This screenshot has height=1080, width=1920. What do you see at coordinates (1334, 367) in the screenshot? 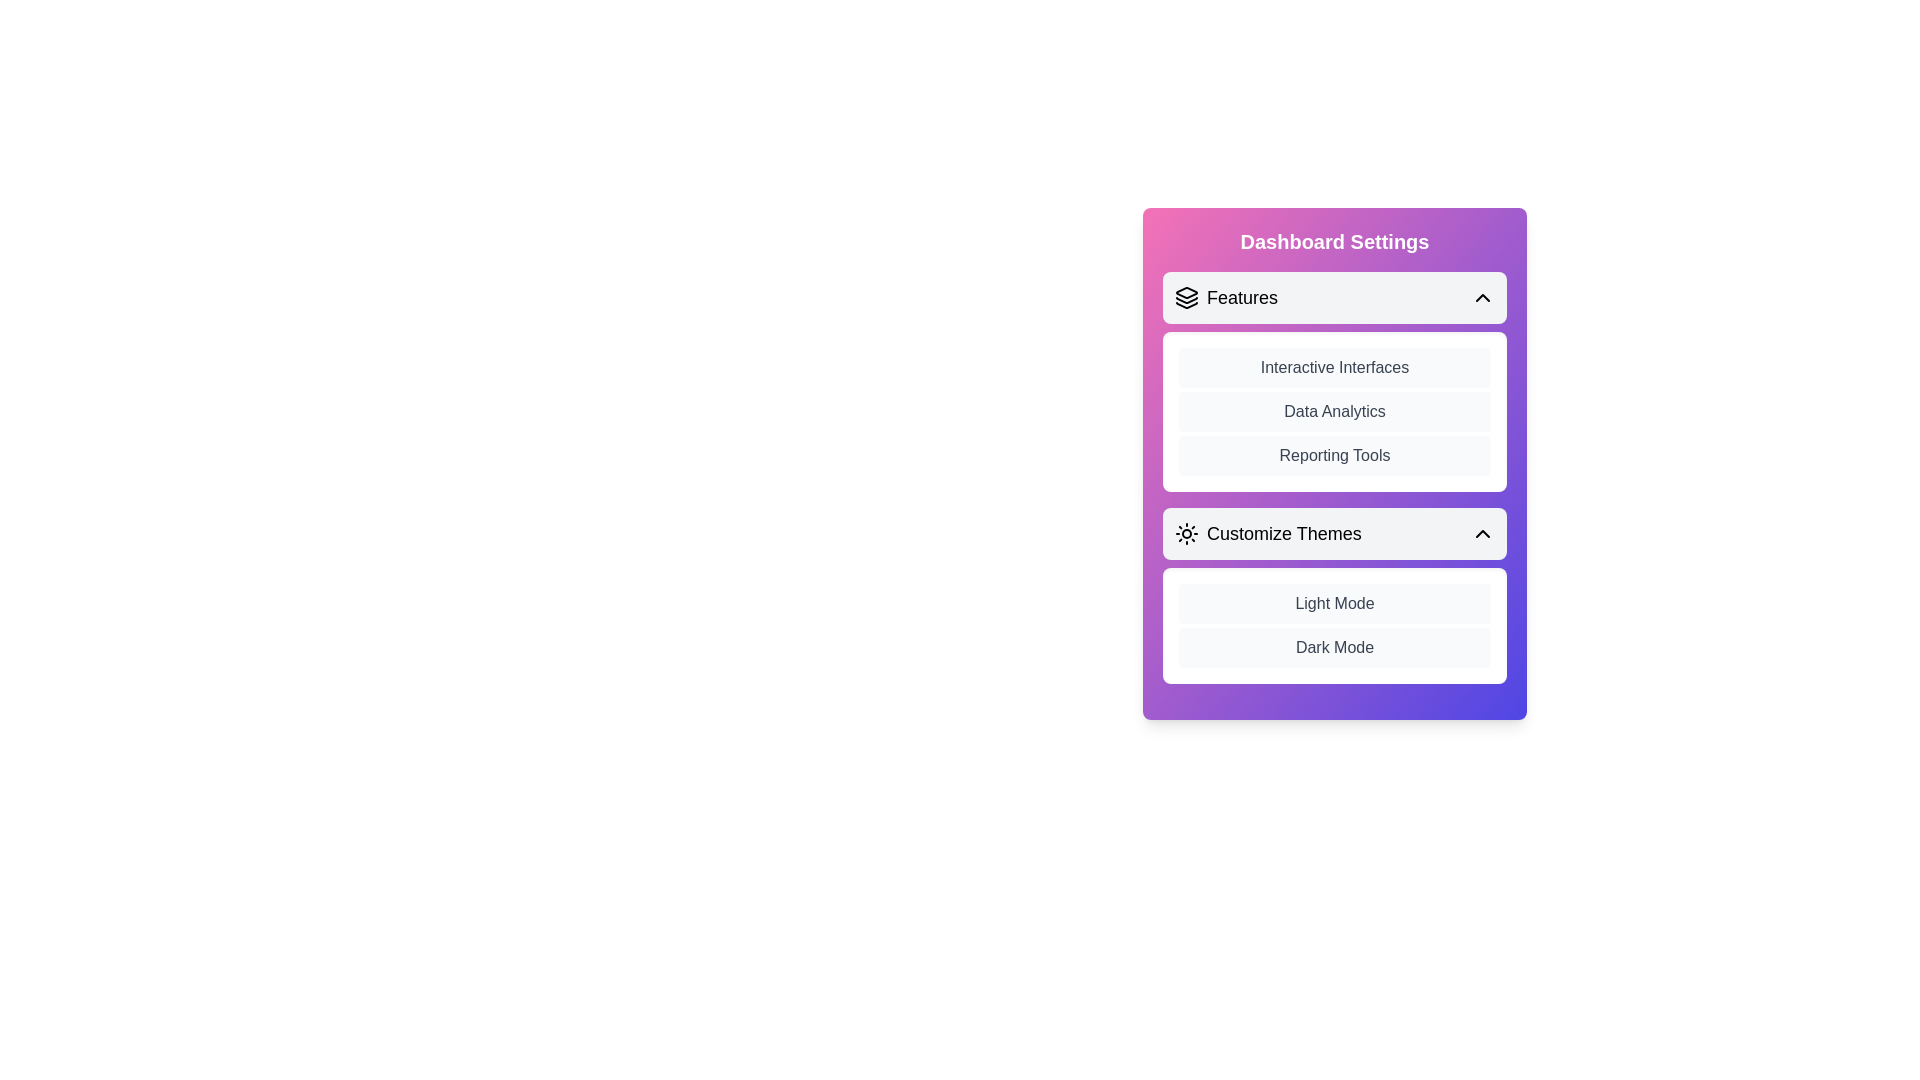
I see `the list item Interactive Interfaces in the section Features` at bounding box center [1334, 367].